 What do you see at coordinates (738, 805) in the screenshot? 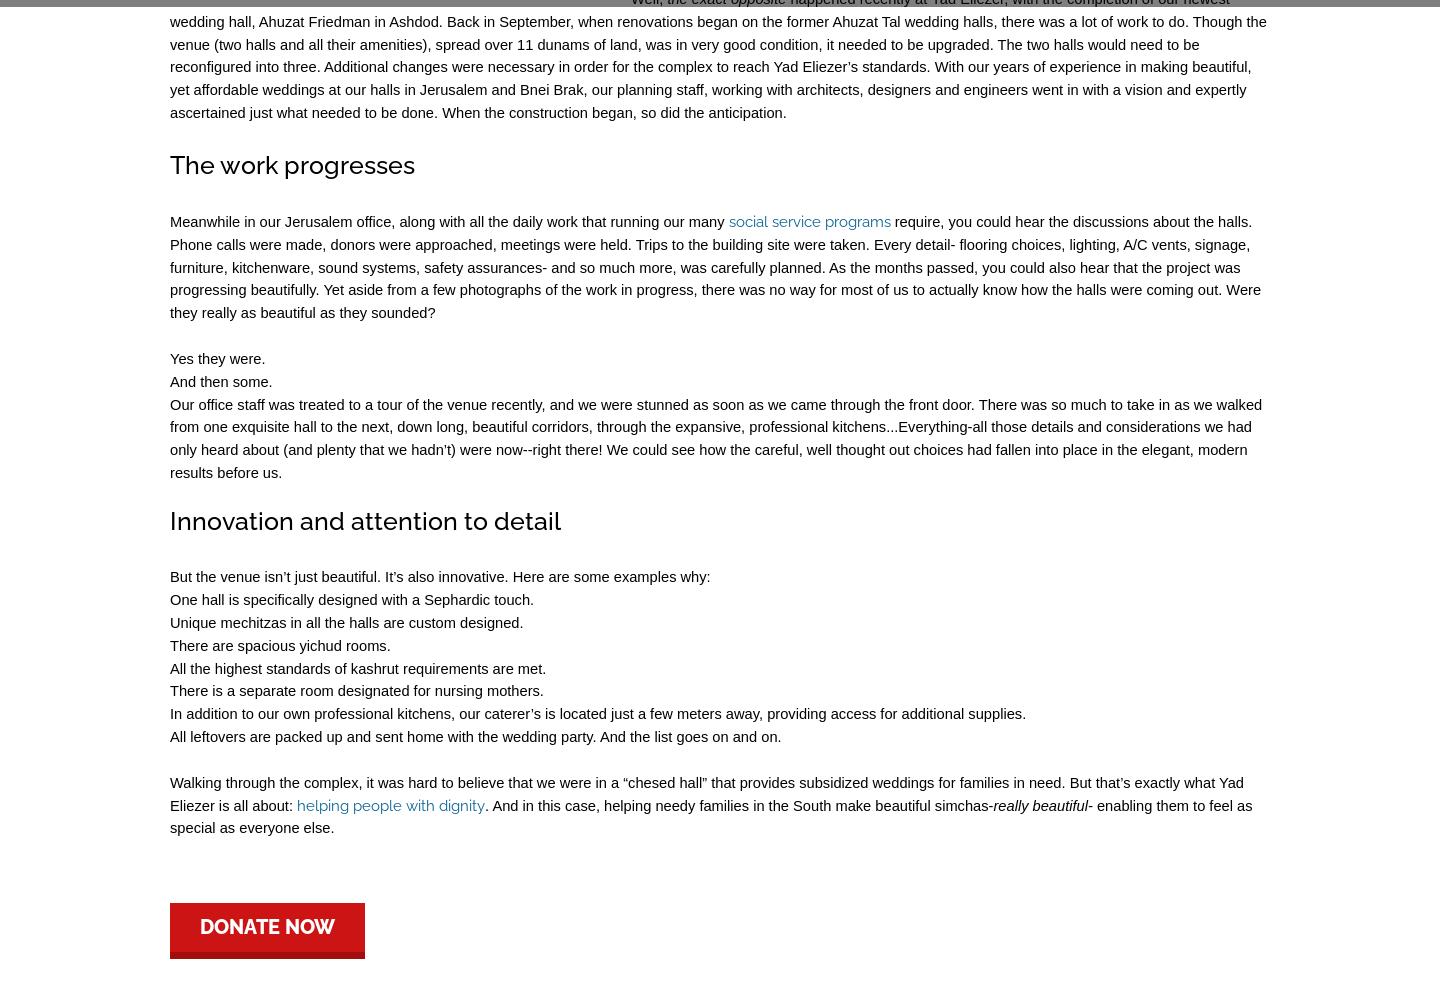
I see `'. And in this case, helping needy families in the South make beautiful simchas-'` at bounding box center [738, 805].